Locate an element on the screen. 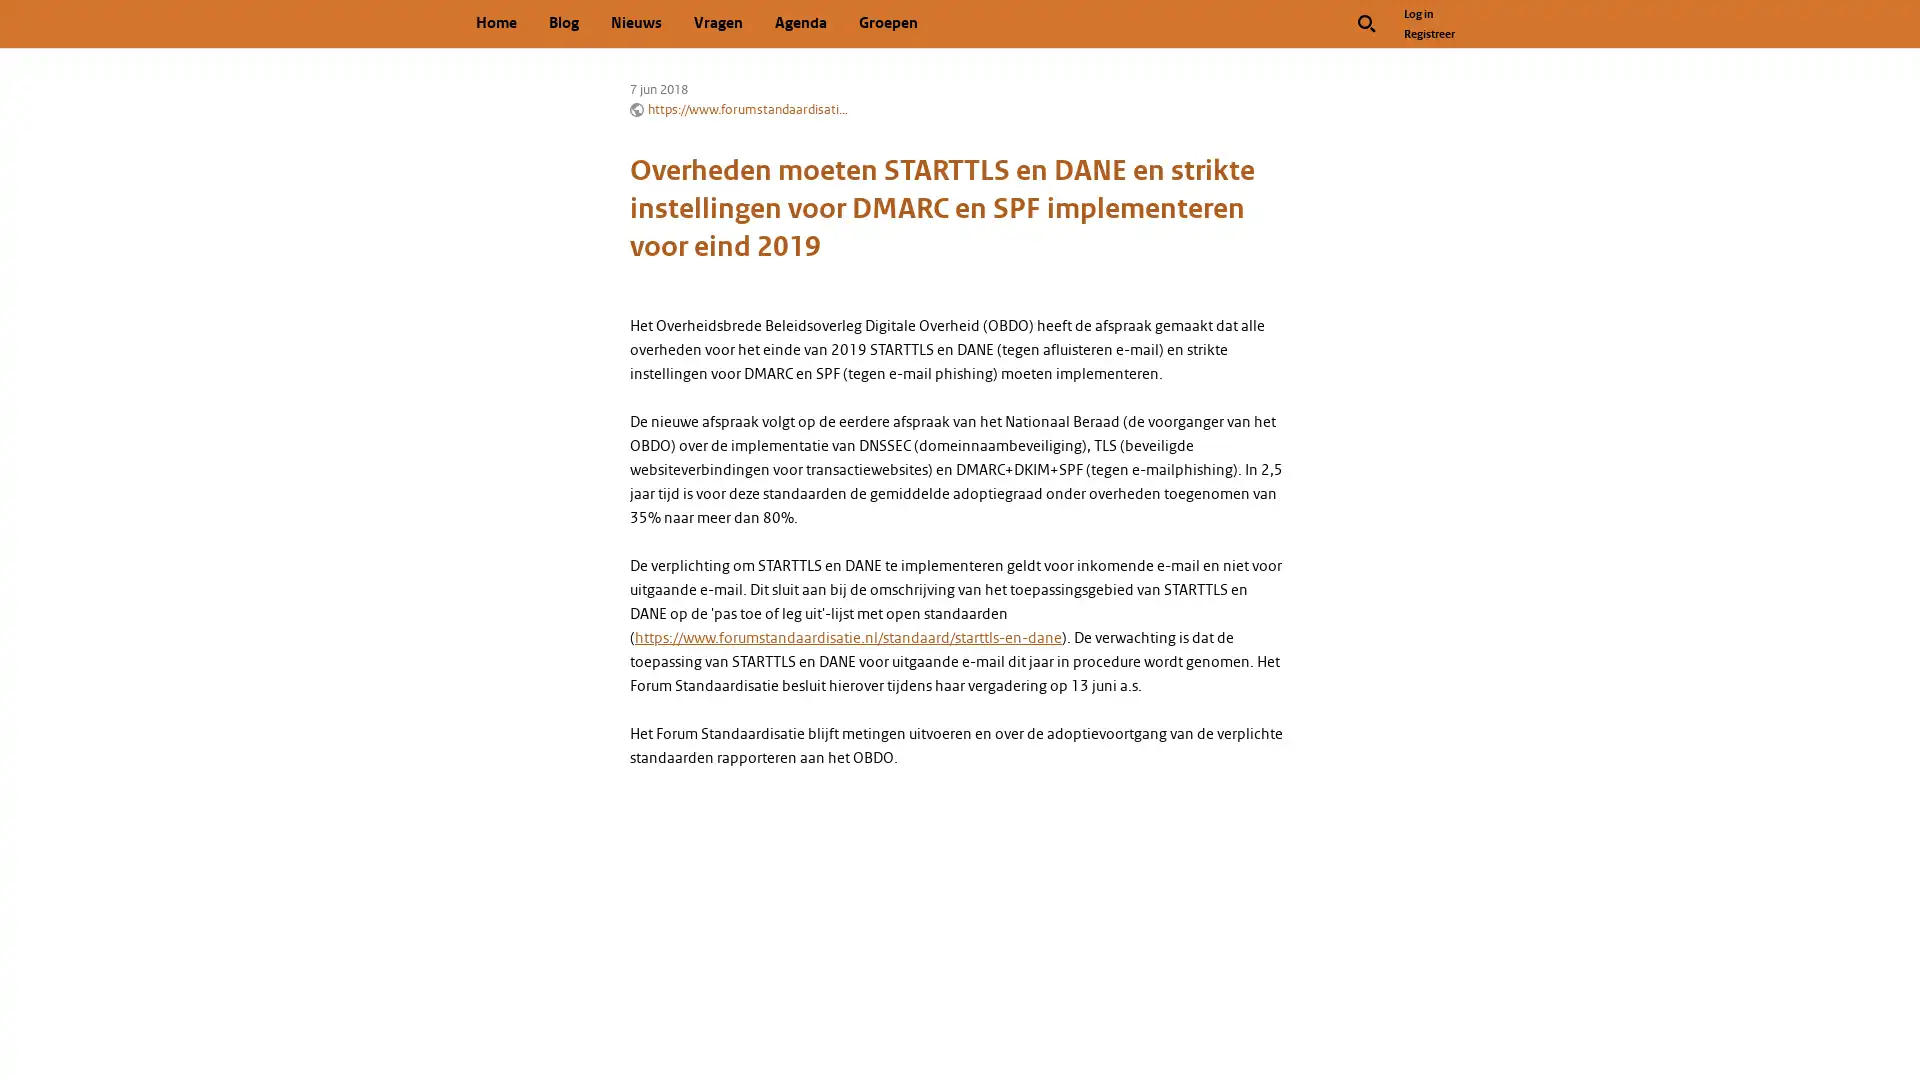  Zoek is located at coordinates (1366, 23).